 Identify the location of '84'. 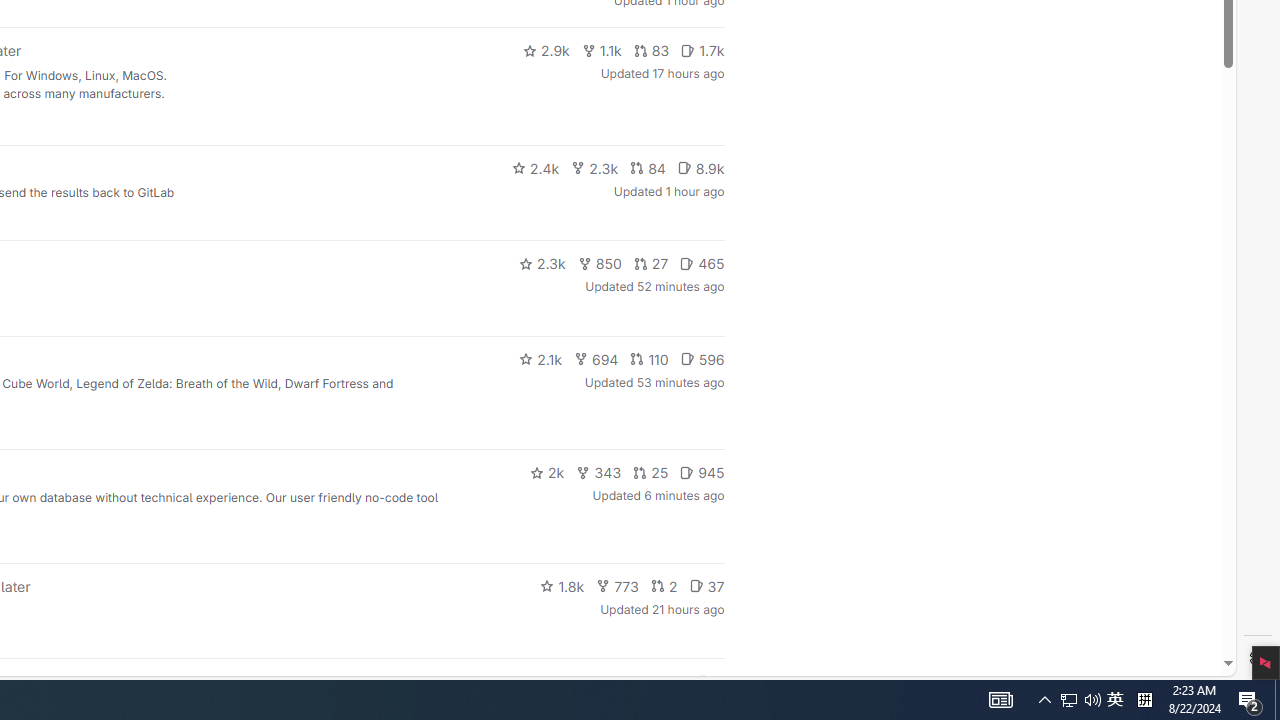
(647, 167).